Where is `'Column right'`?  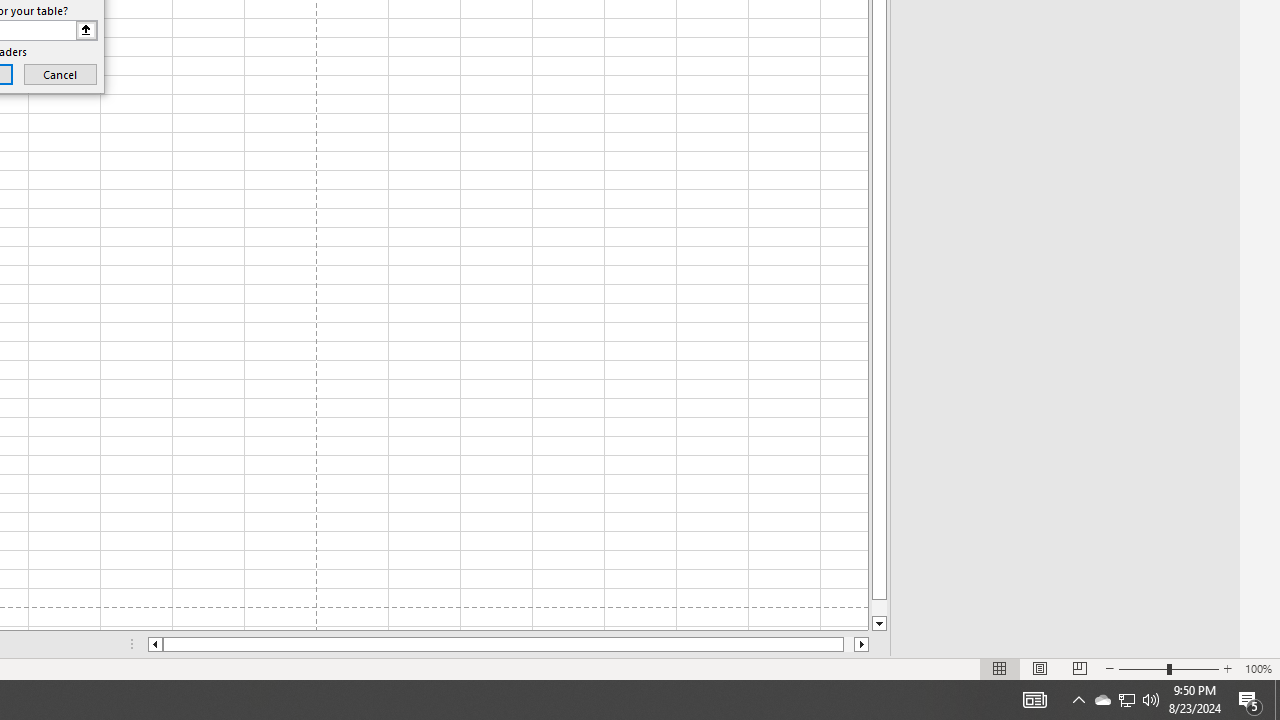
'Column right' is located at coordinates (862, 644).